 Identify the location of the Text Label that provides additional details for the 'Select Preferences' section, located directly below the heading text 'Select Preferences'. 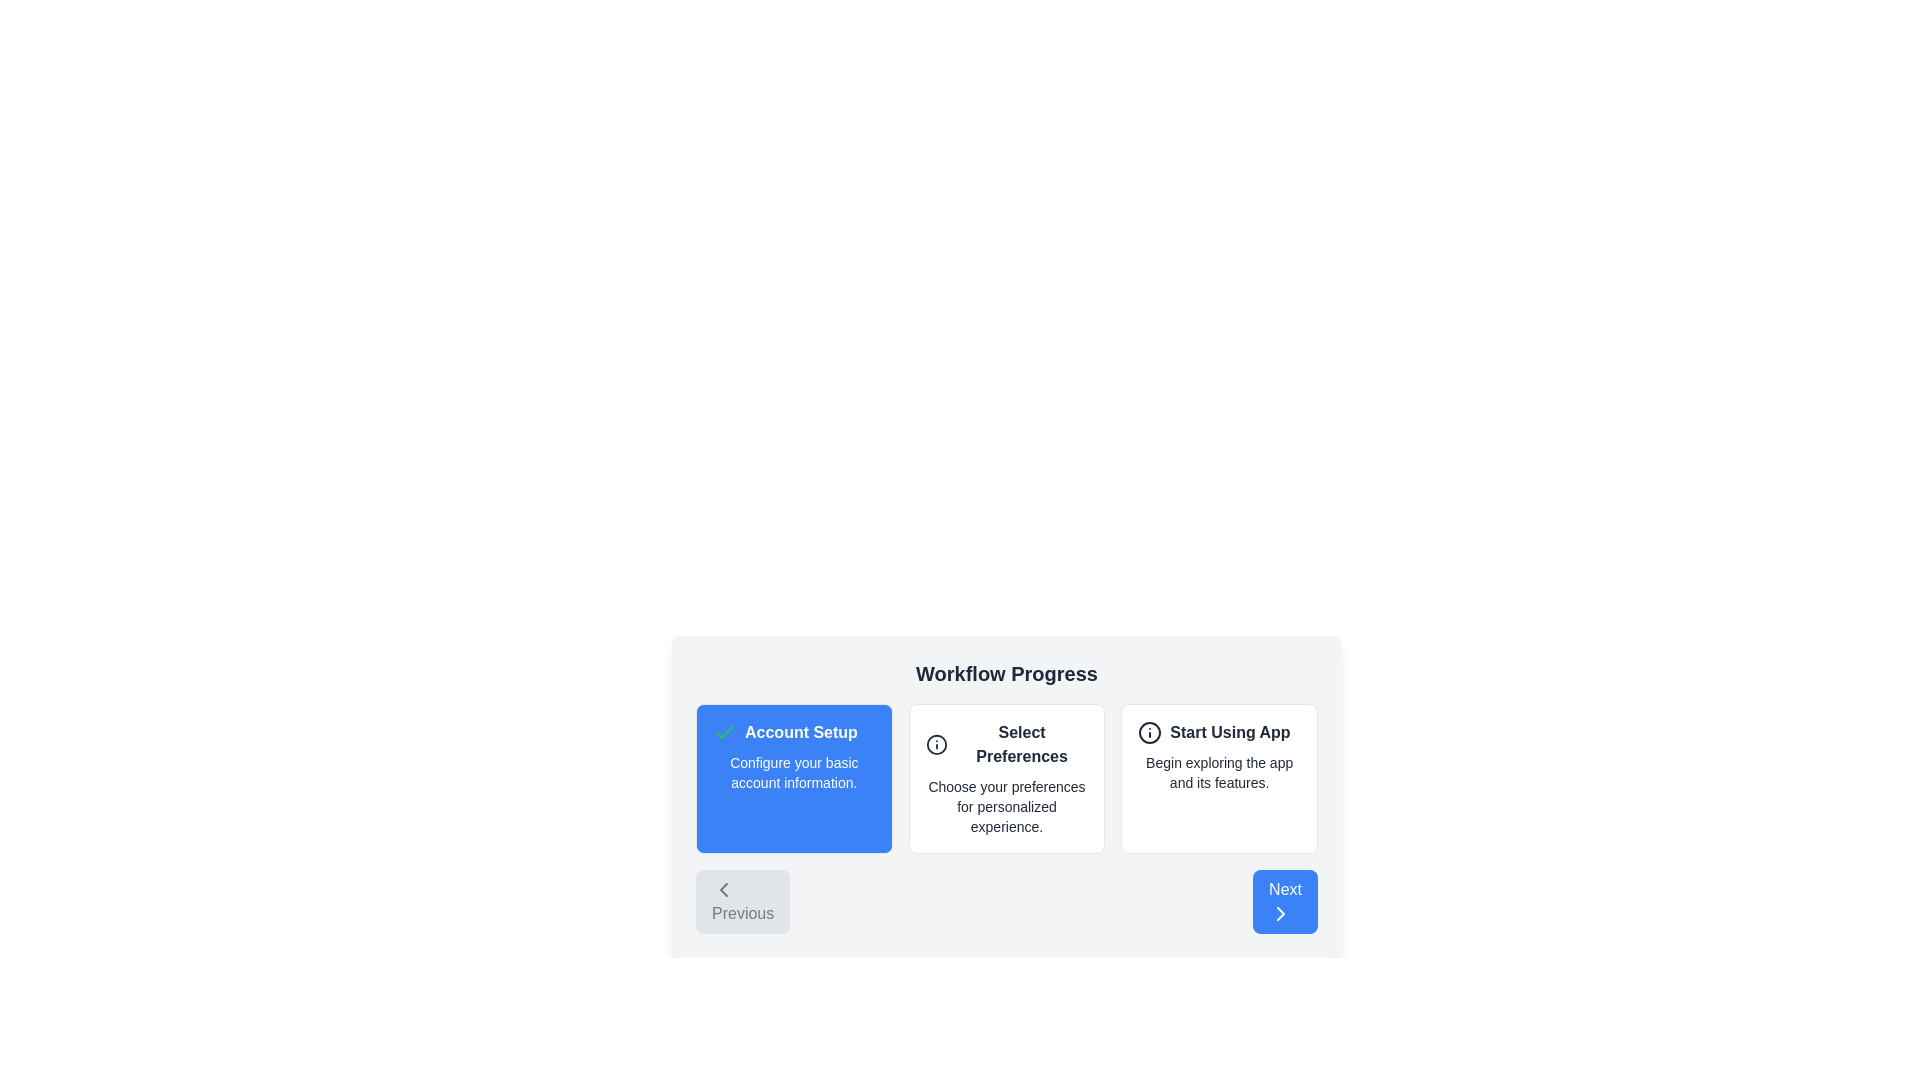
(1007, 805).